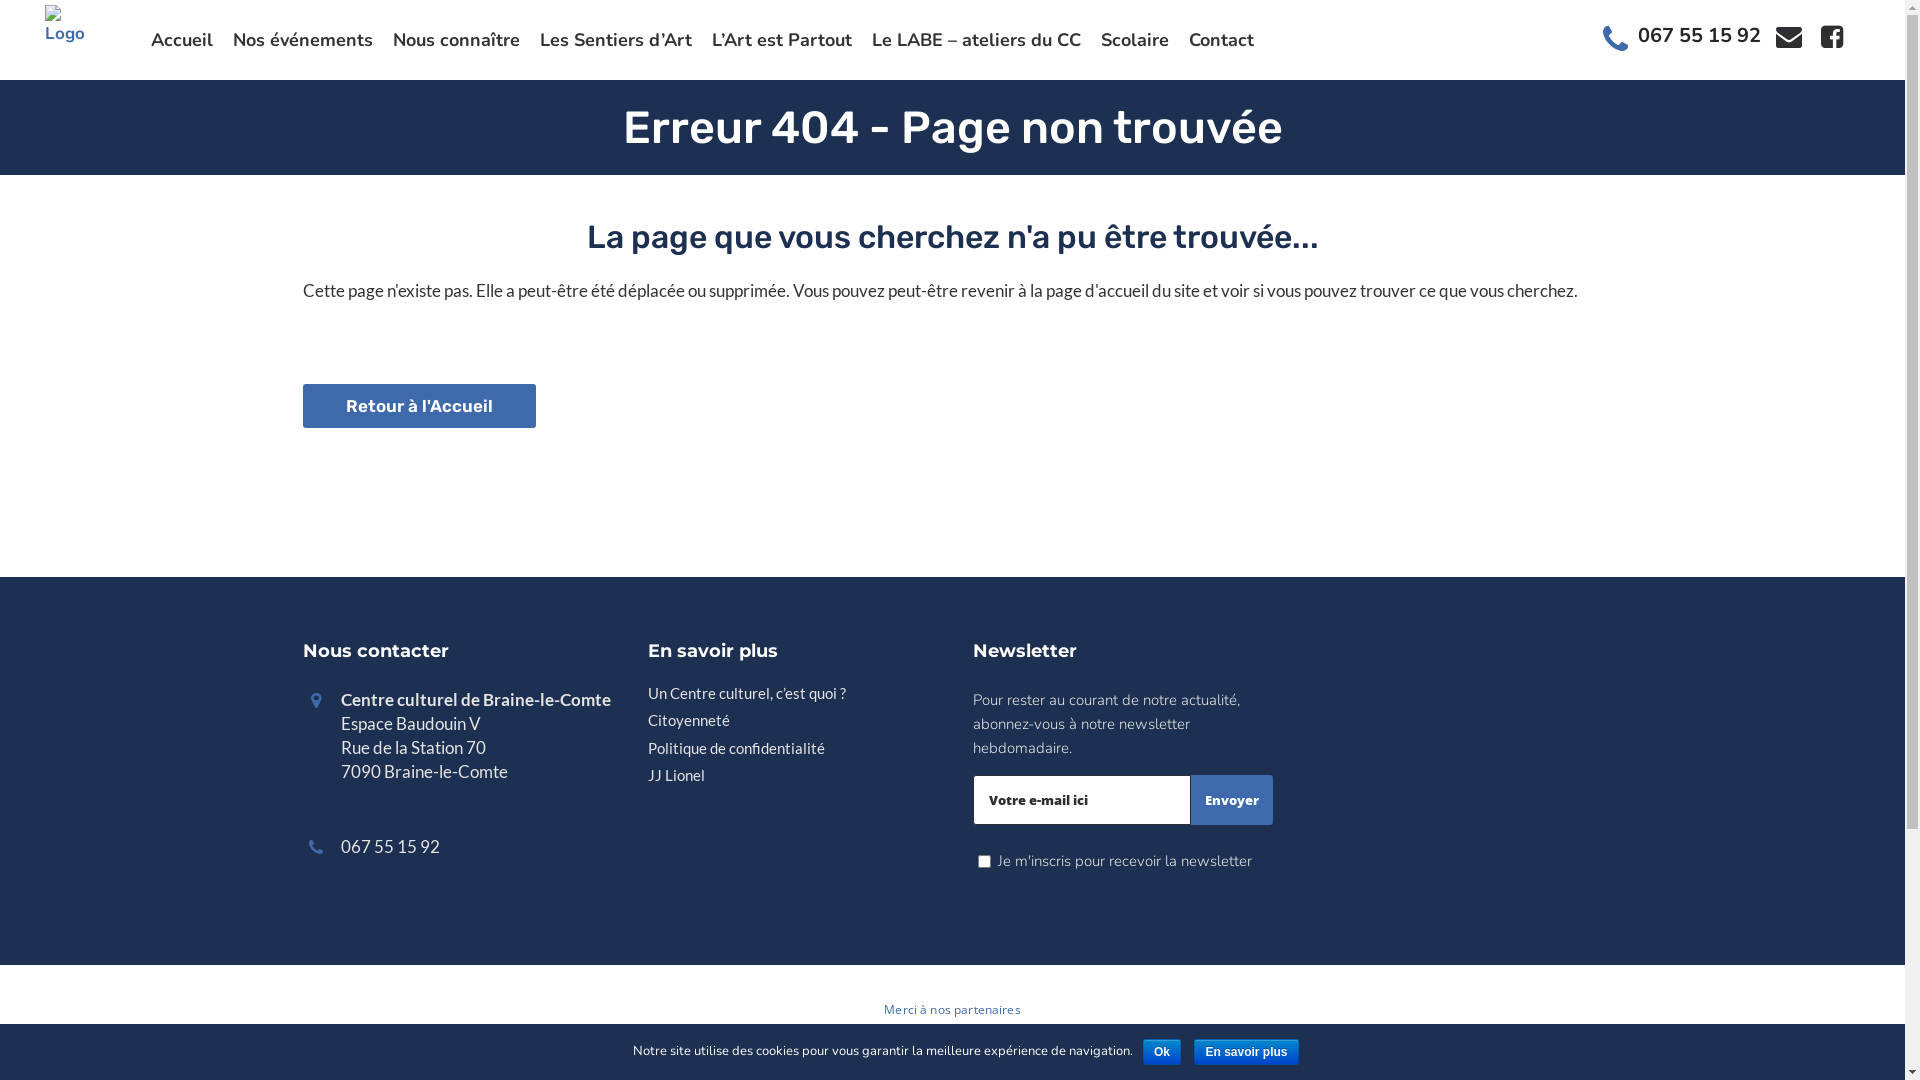  Describe the element at coordinates (1245, 1051) in the screenshot. I see `'En savoir plus'` at that location.